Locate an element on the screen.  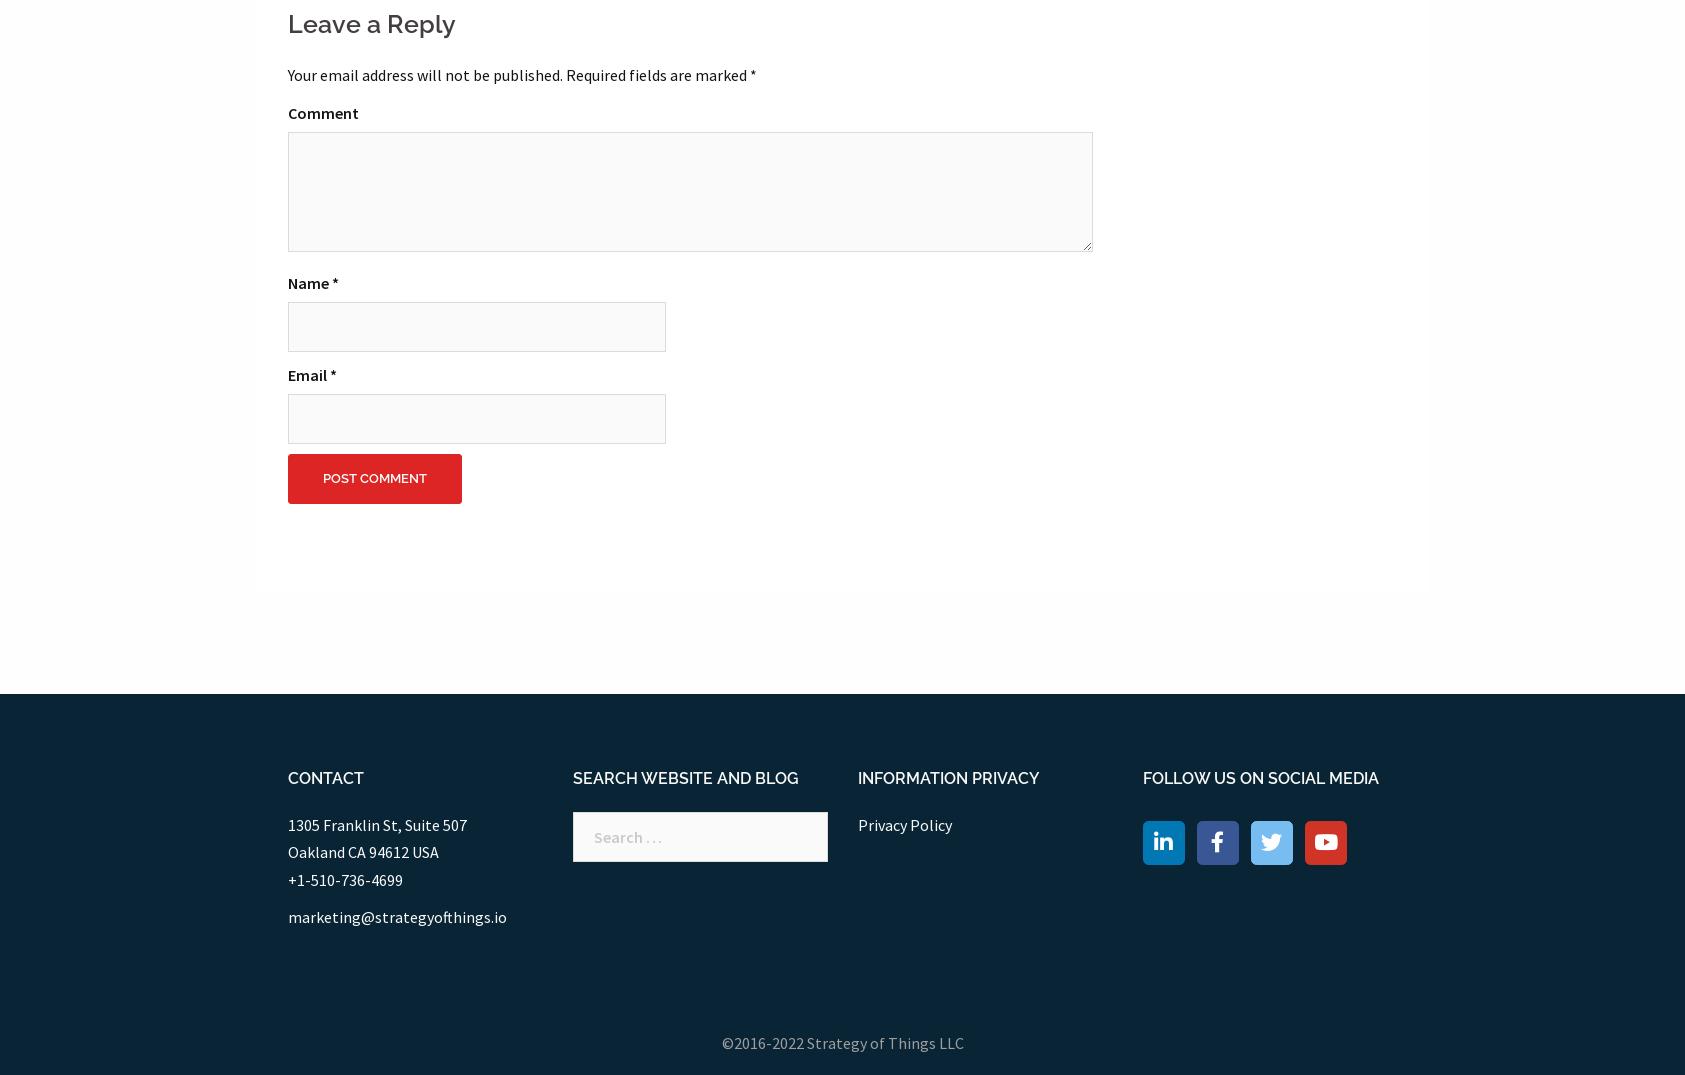
'Oakland CA 94612 USA' is located at coordinates (361, 852).